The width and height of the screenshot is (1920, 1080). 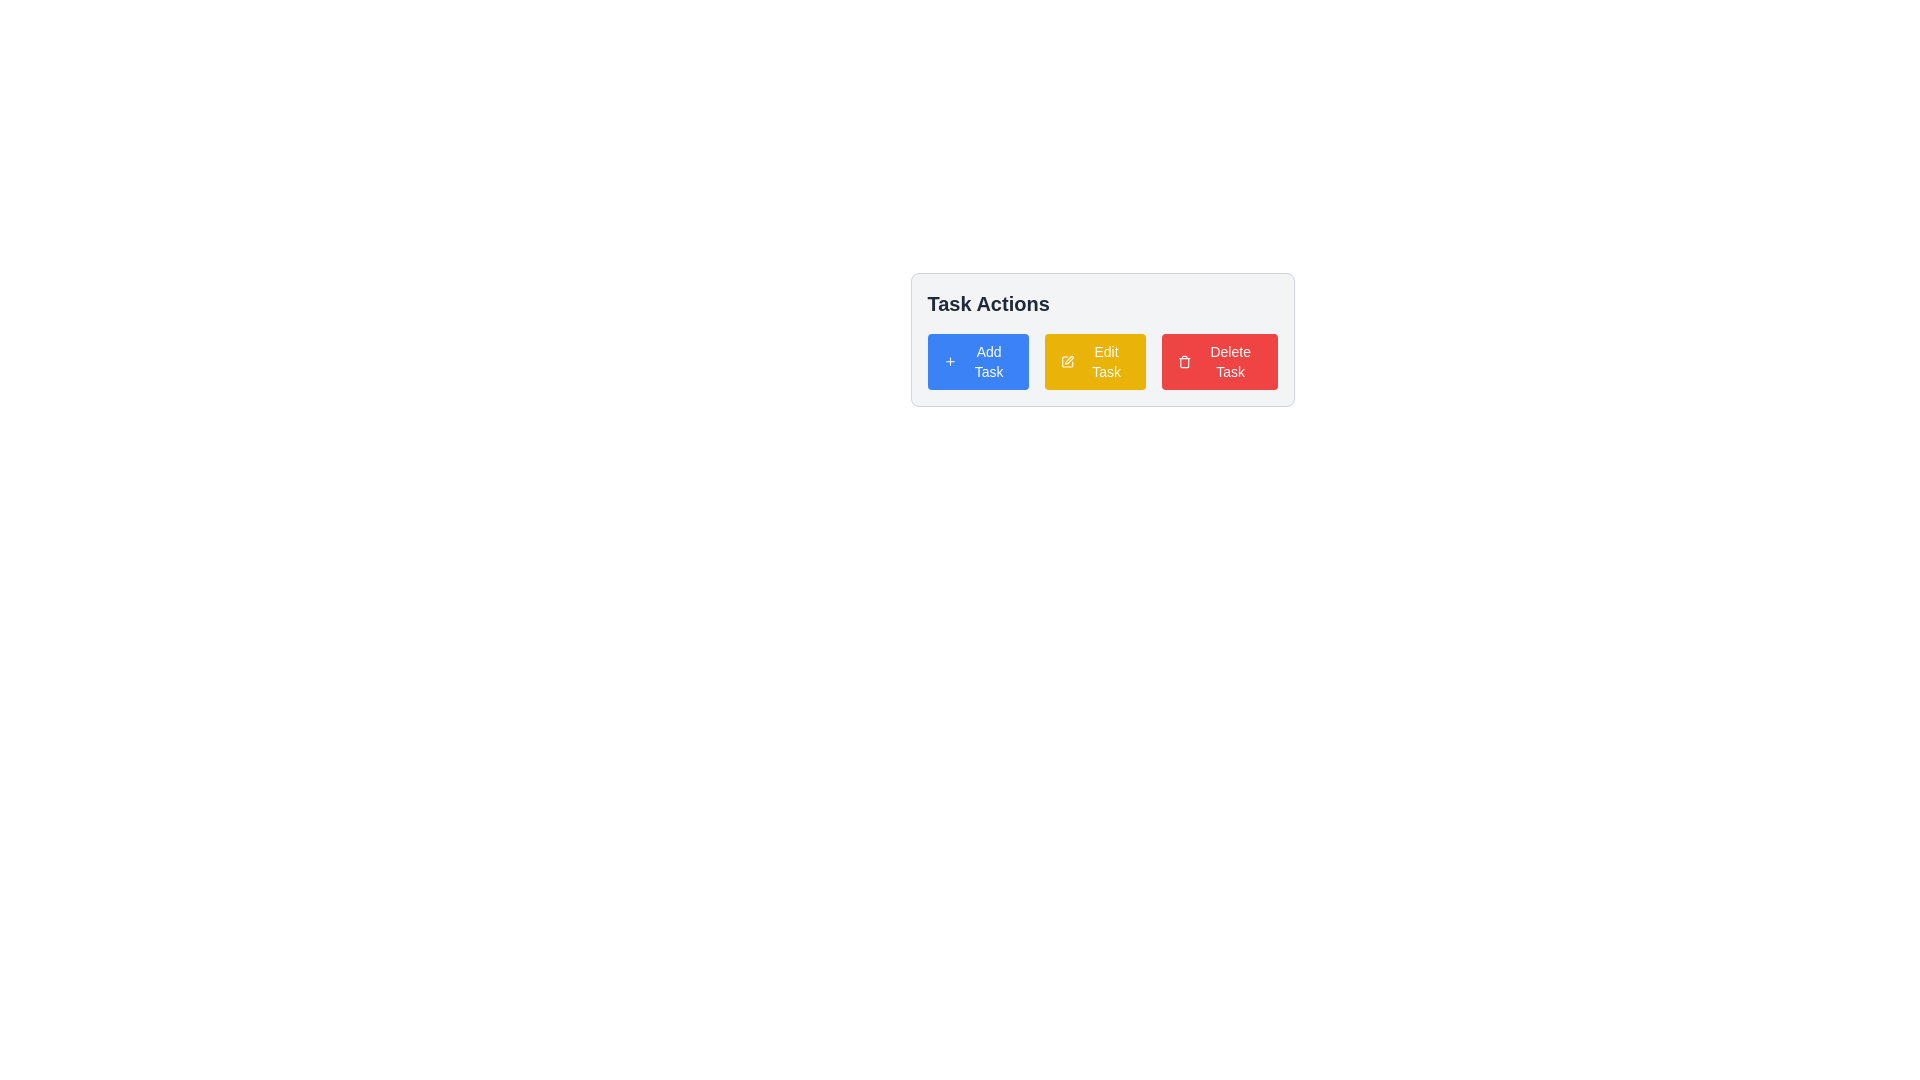 I want to click on the 'Delete Task' icon located to the left of the text 'Delete Task' in the 'Task Actions' section, so click(x=1185, y=362).